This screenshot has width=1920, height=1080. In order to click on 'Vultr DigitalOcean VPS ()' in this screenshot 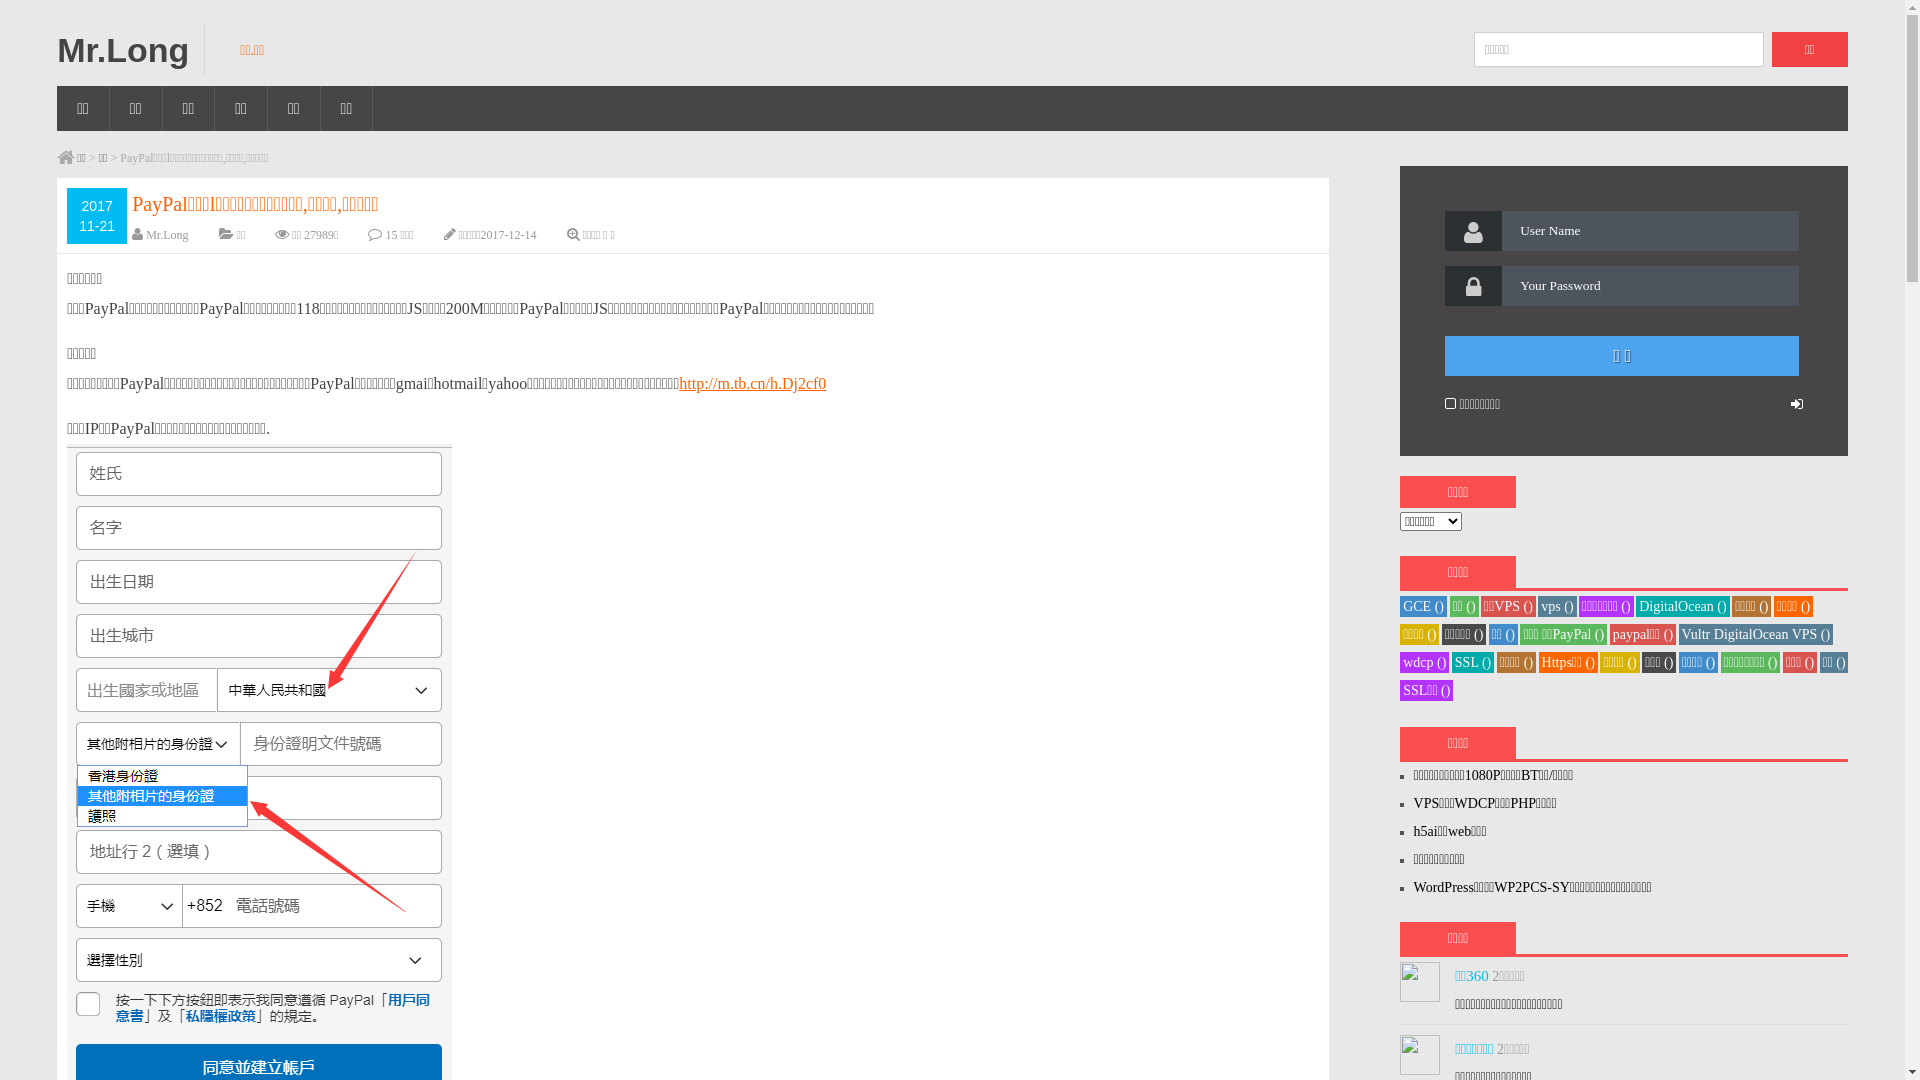, I will do `click(1679, 634)`.